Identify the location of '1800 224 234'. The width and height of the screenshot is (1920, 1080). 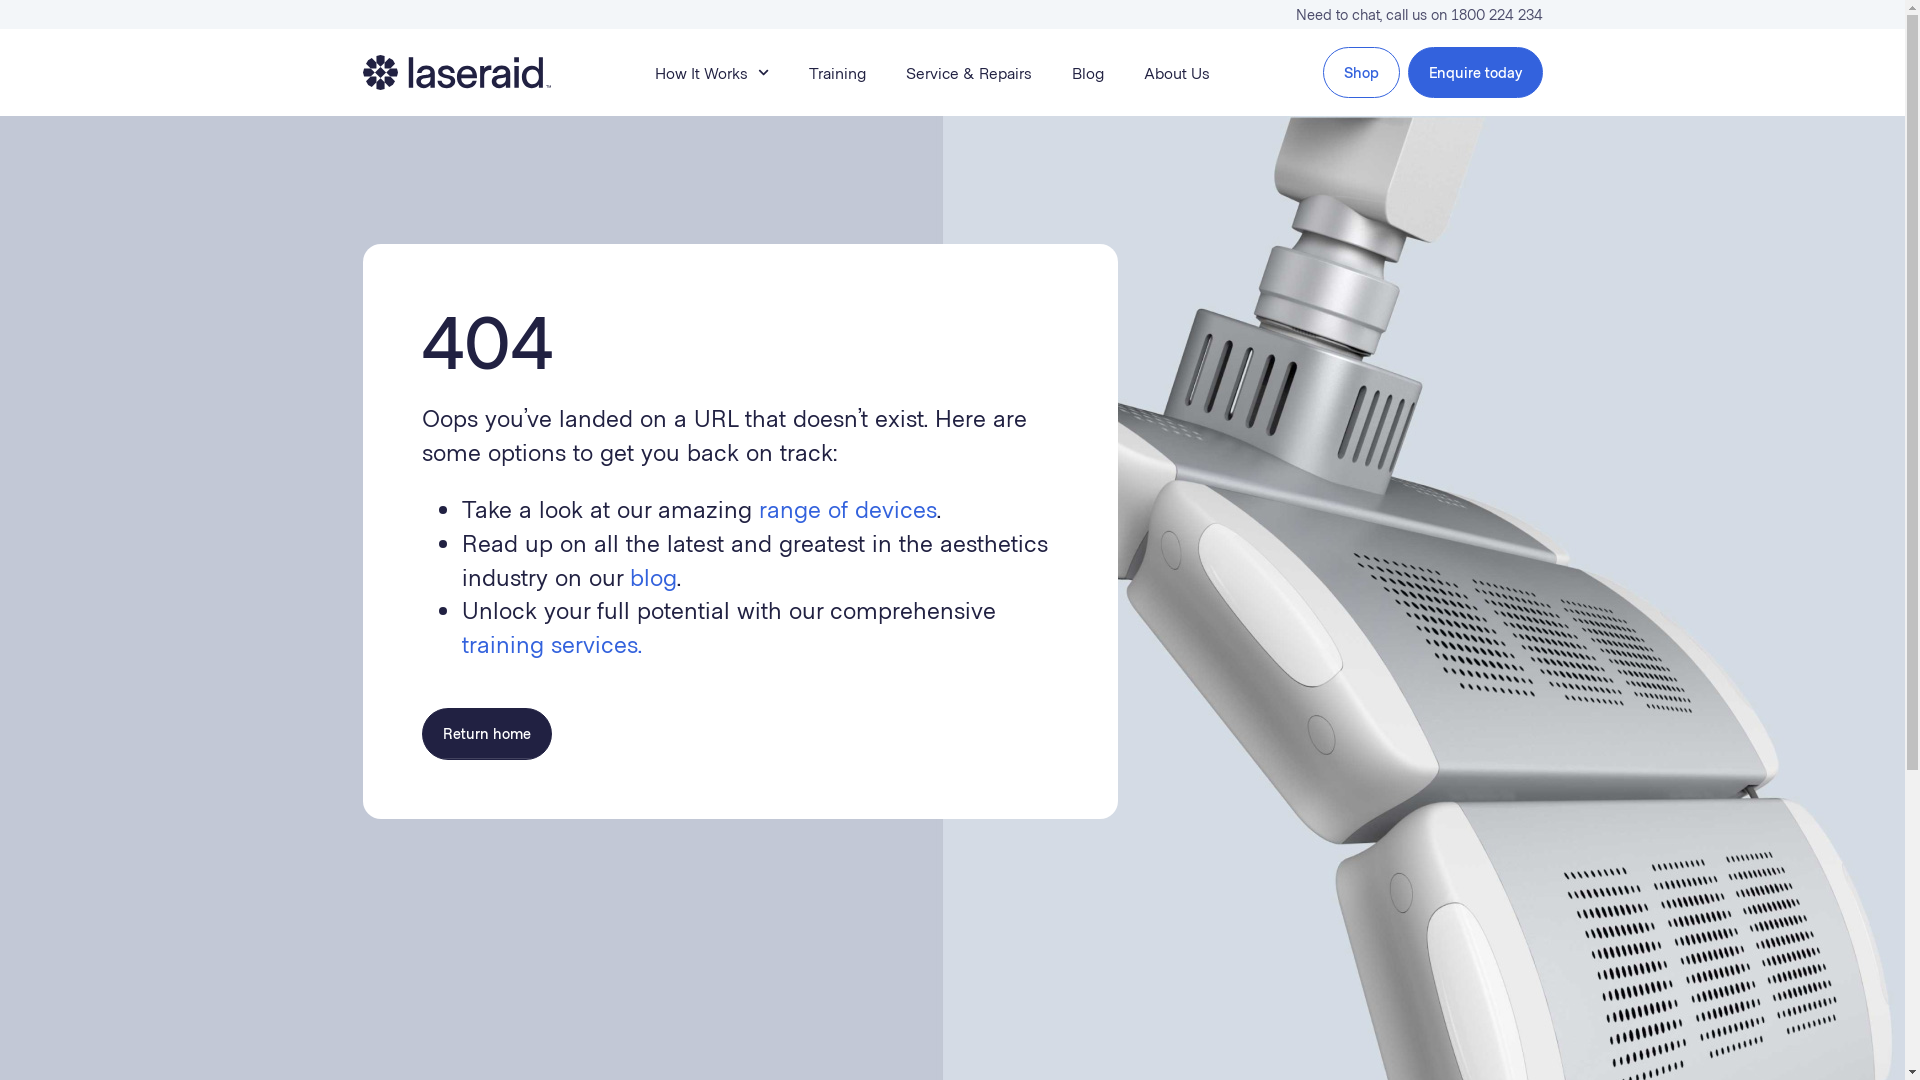
(1496, 14).